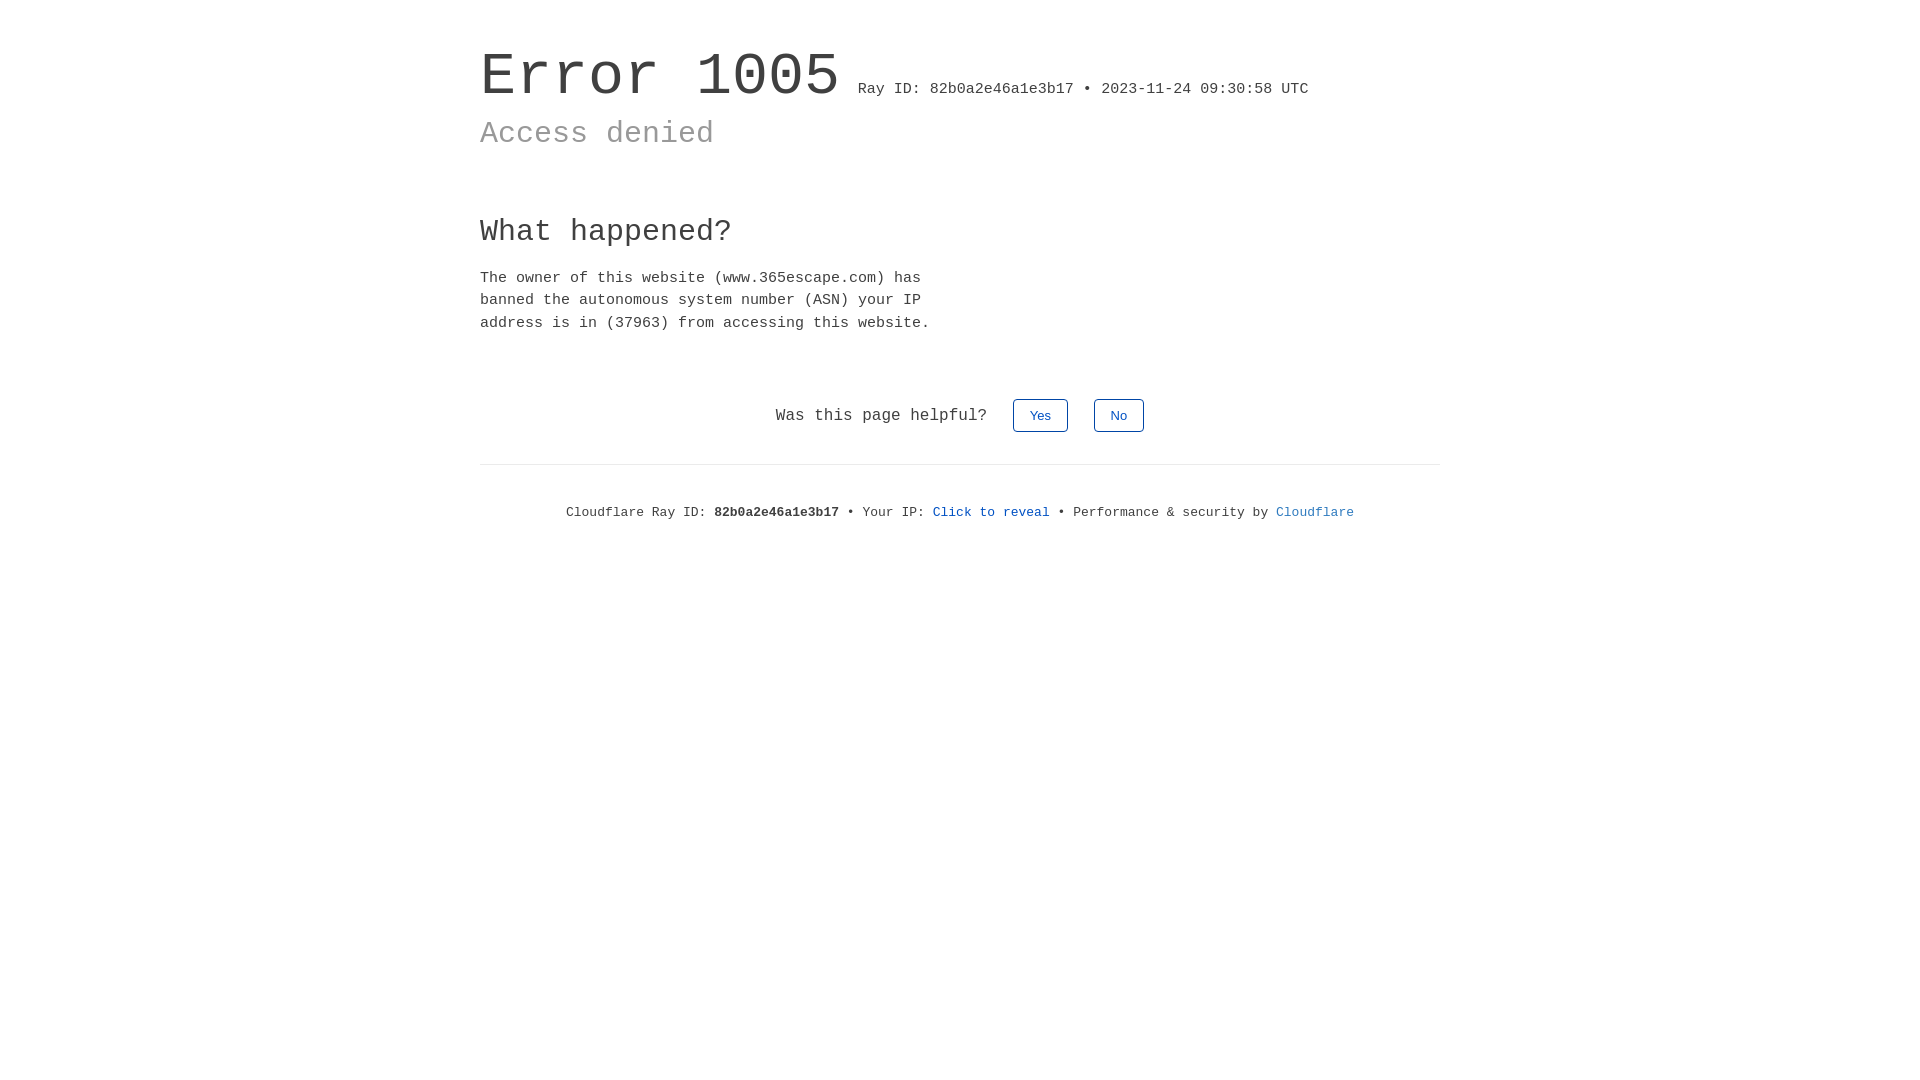 This screenshot has width=1920, height=1080. Describe the element at coordinates (1118, 414) in the screenshot. I see `'No'` at that location.